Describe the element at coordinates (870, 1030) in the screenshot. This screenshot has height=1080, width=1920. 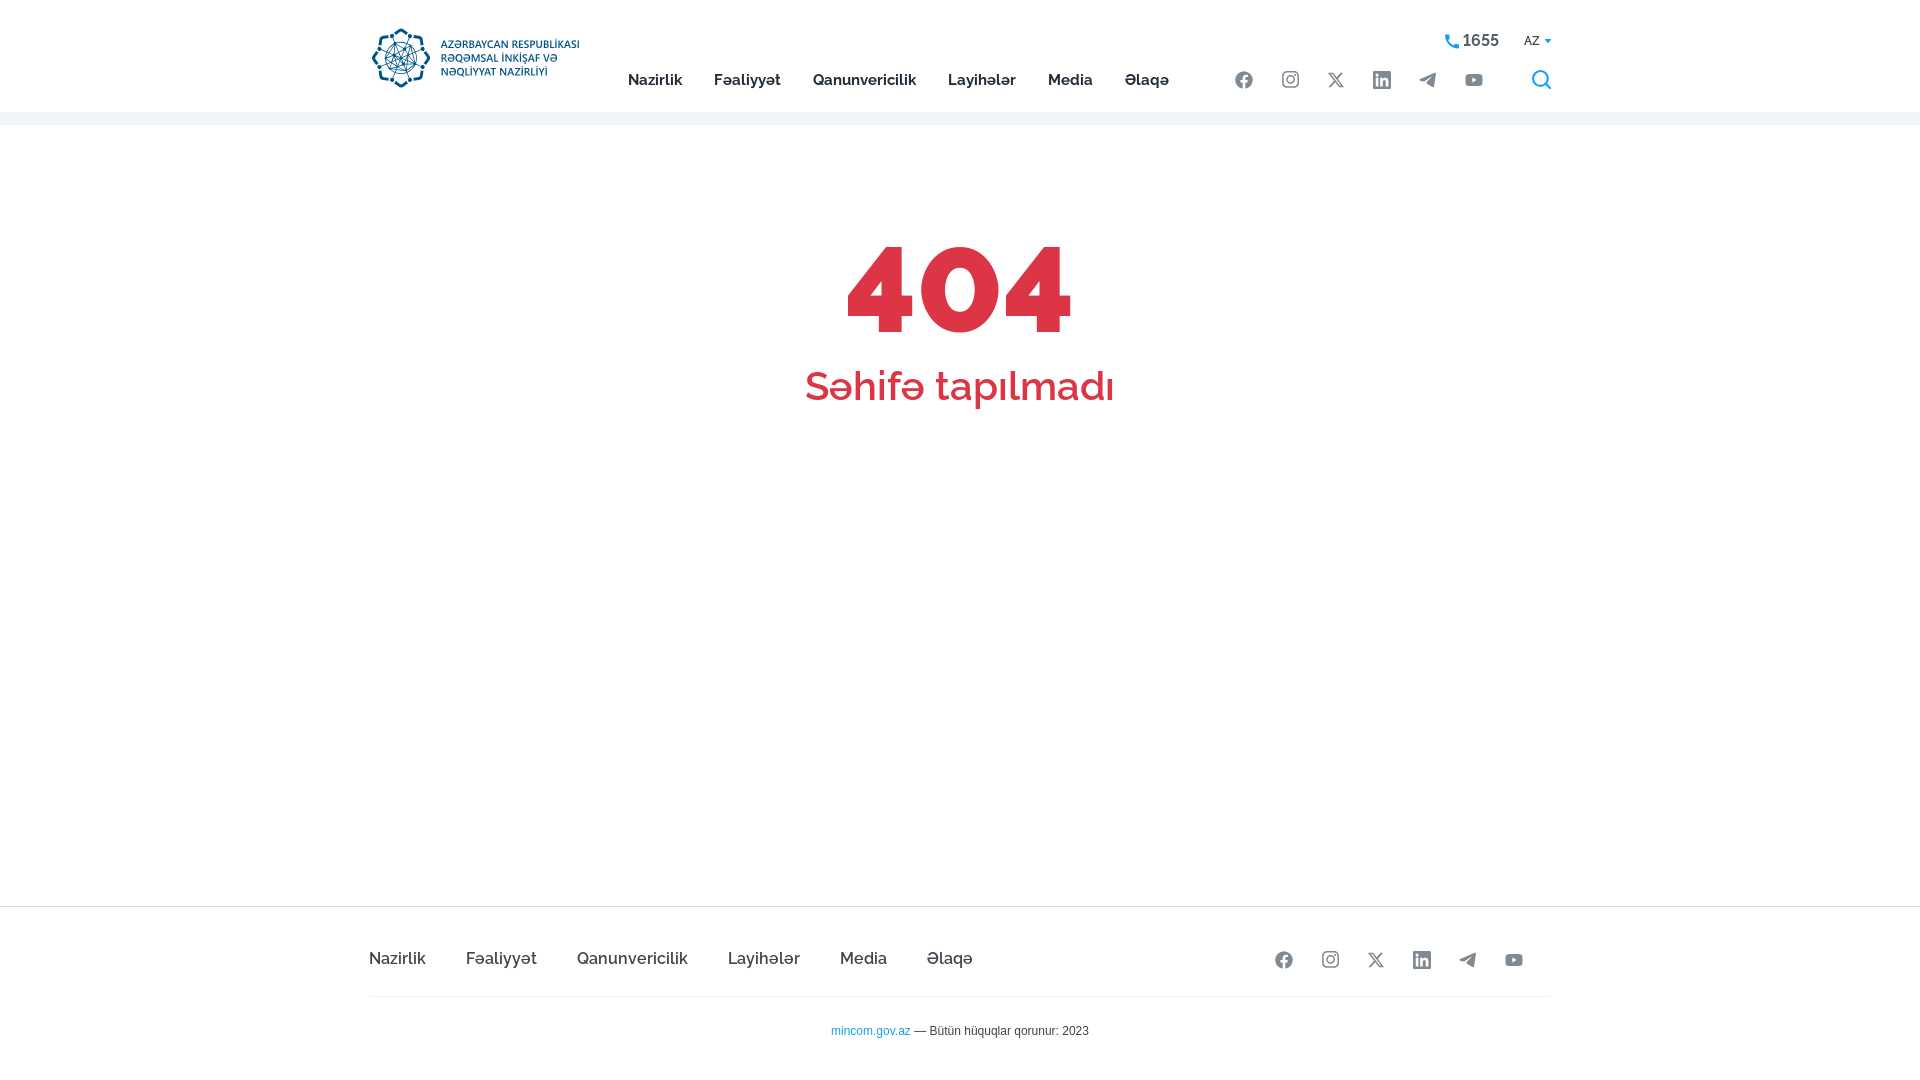
I see `'mincom.gov.az'` at that location.